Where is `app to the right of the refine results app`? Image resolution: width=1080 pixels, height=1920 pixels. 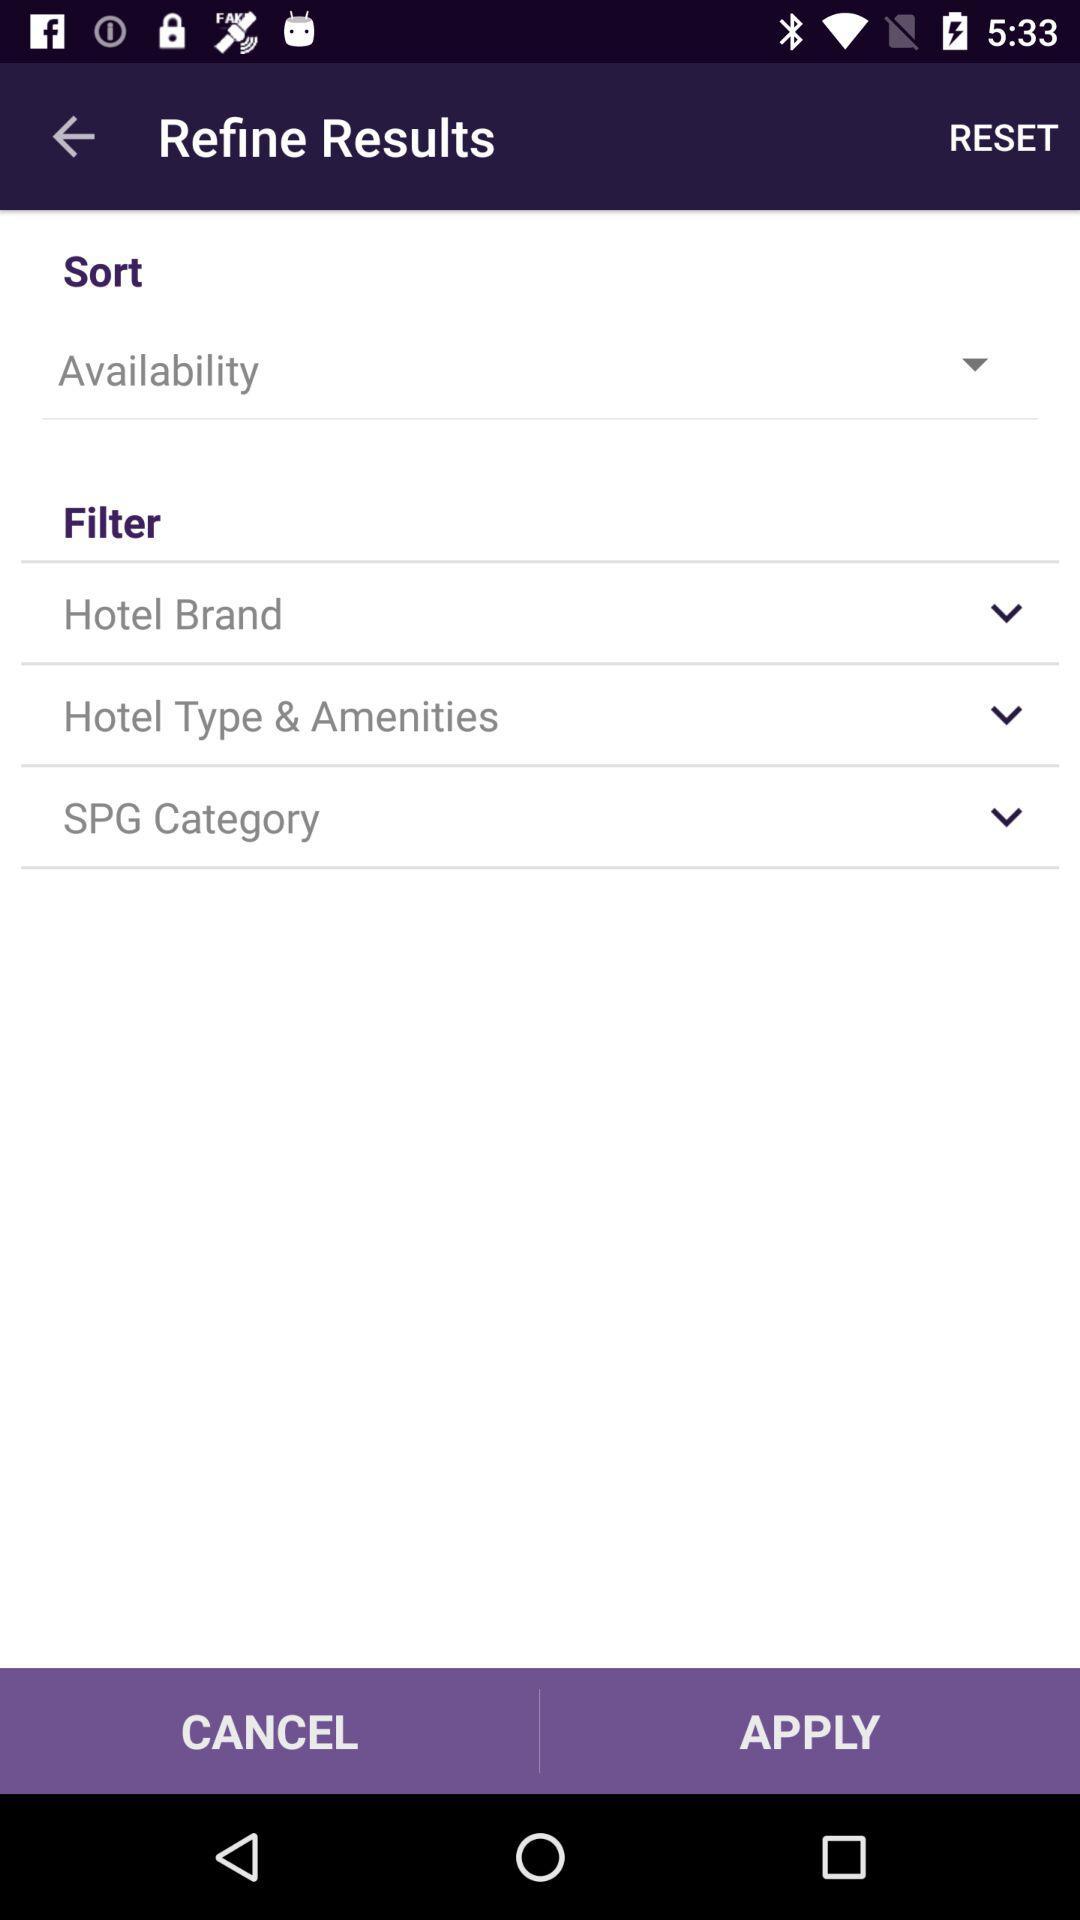
app to the right of the refine results app is located at coordinates (1003, 135).